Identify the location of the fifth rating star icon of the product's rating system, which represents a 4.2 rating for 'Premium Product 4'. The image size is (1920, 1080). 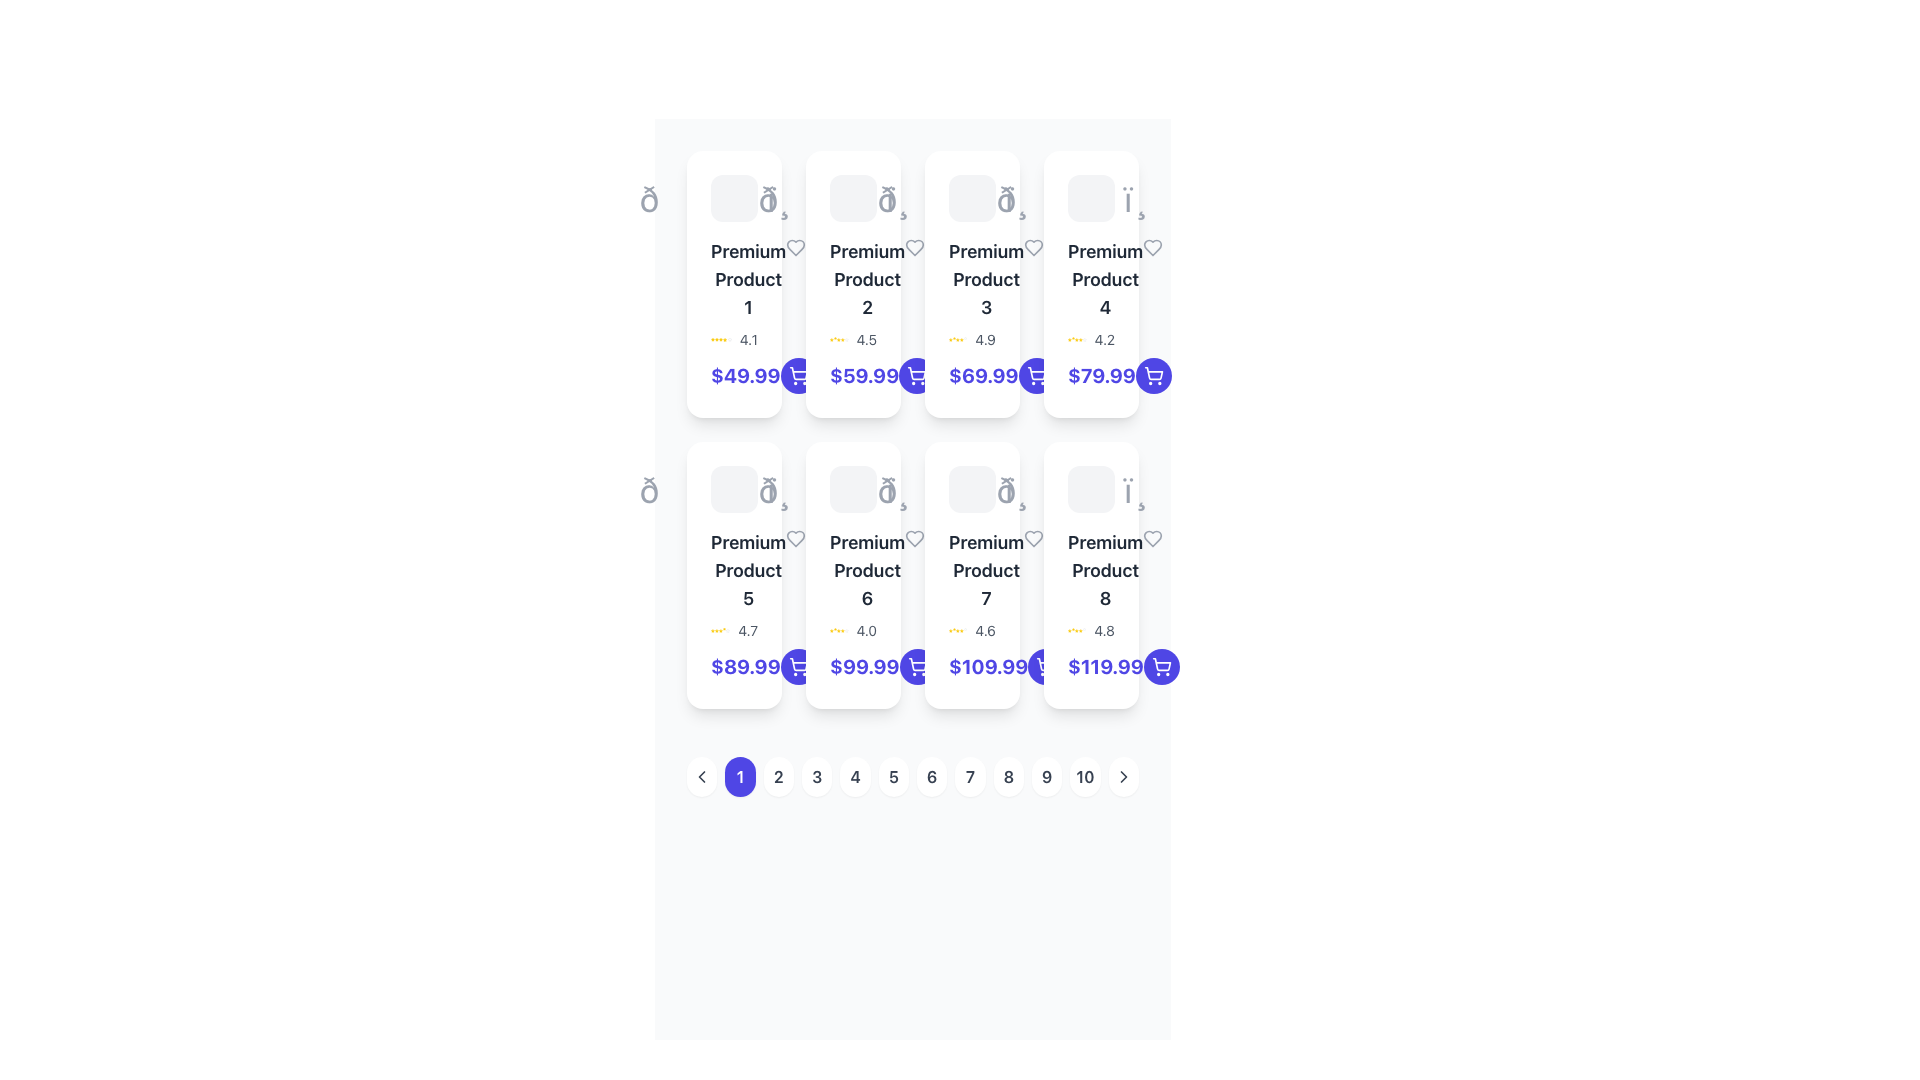
(1079, 338).